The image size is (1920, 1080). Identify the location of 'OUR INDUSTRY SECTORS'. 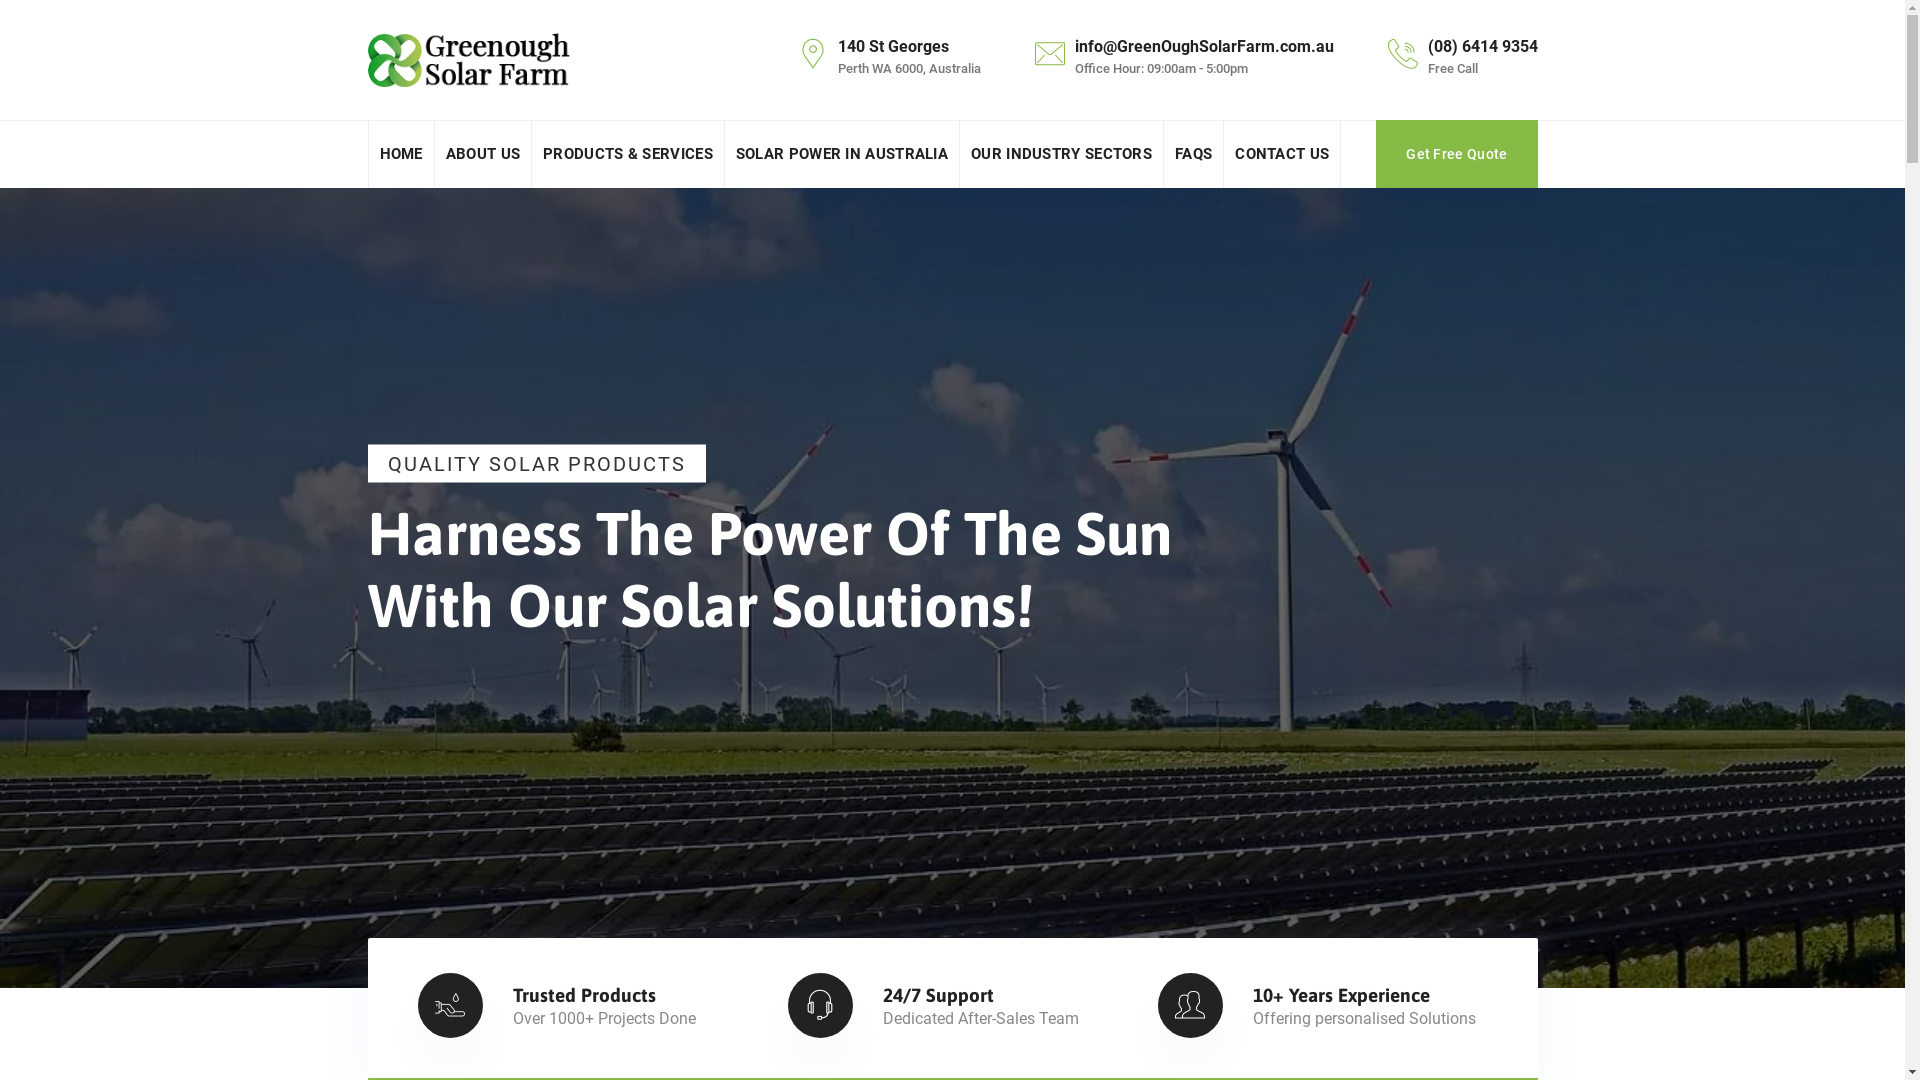
(1060, 153).